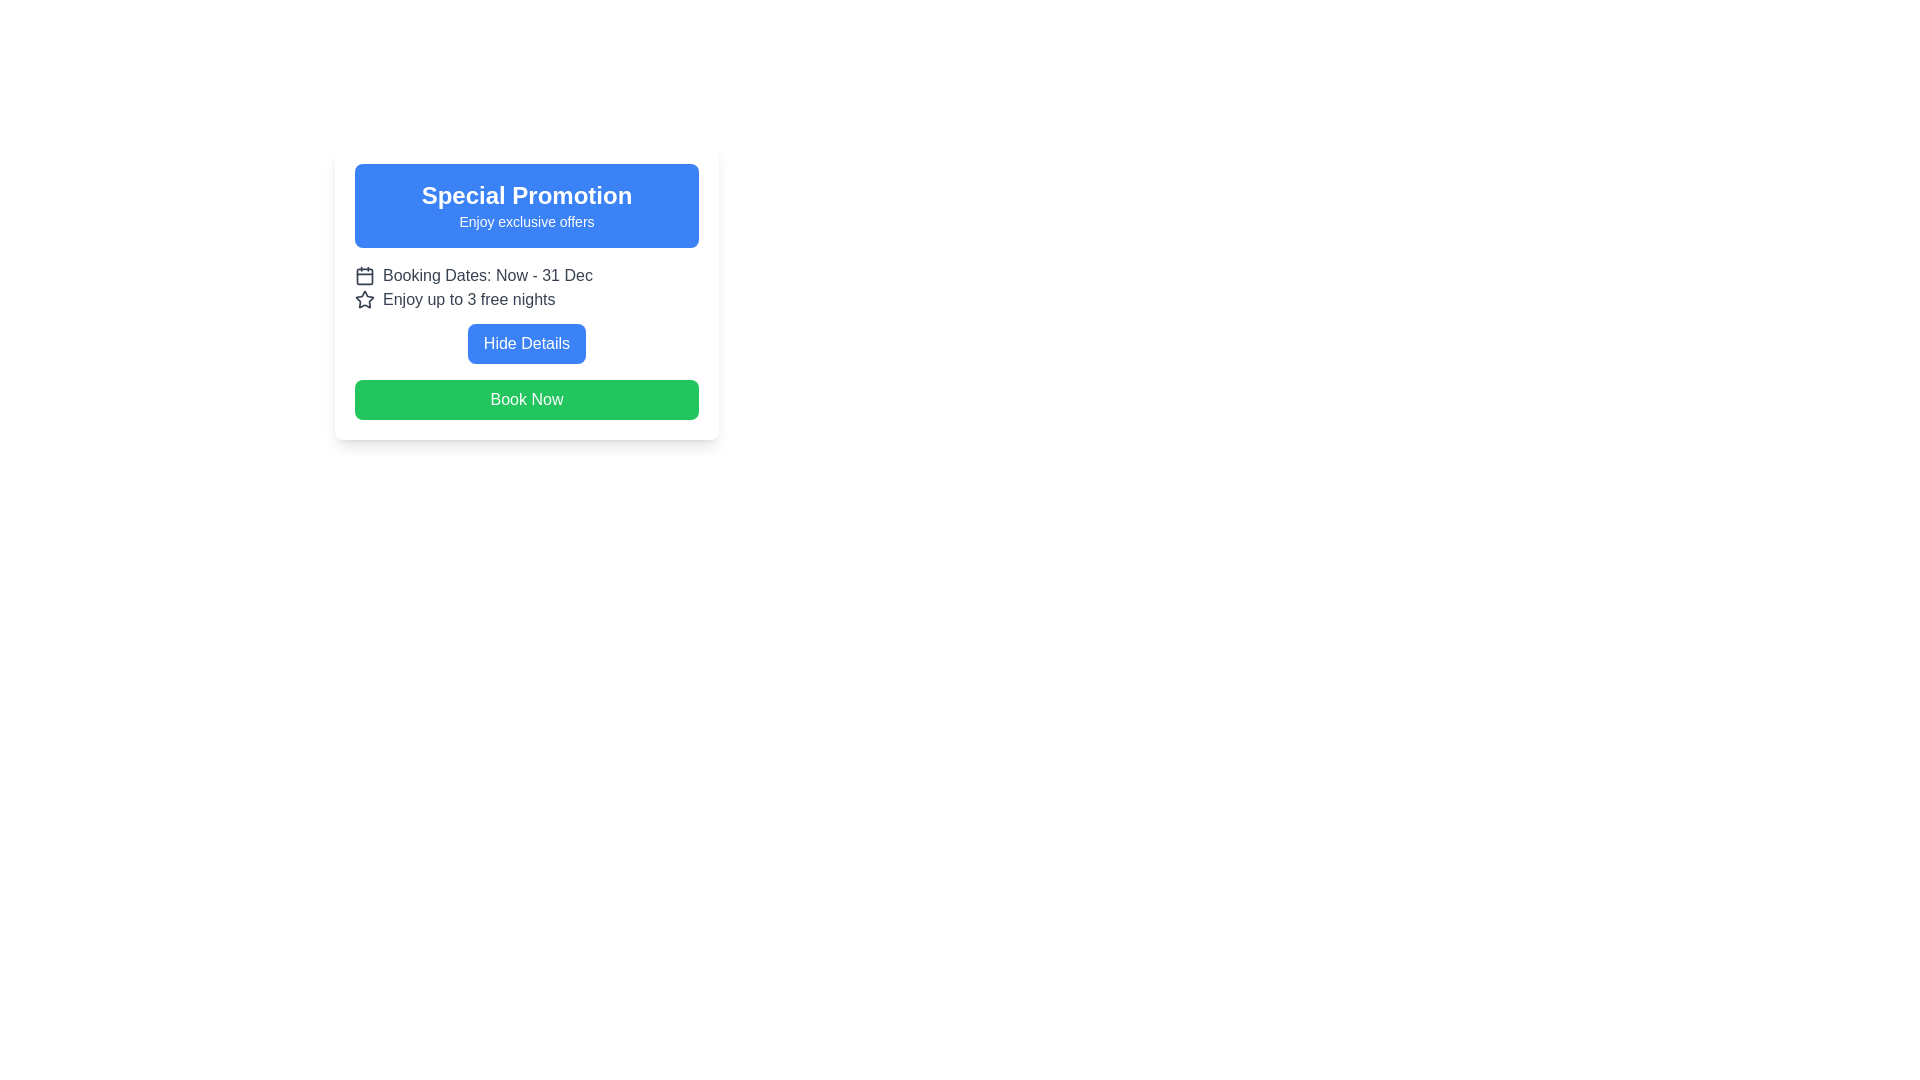 Image resolution: width=1920 pixels, height=1080 pixels. Describe the element at coordinates (527, 313) in the screenshot. I see `the text content group that includes 'Booking Dates: Now - 31 Dec', 'Enjoy up to 3 free nights', and 'Hide Details' to read it` at that location.